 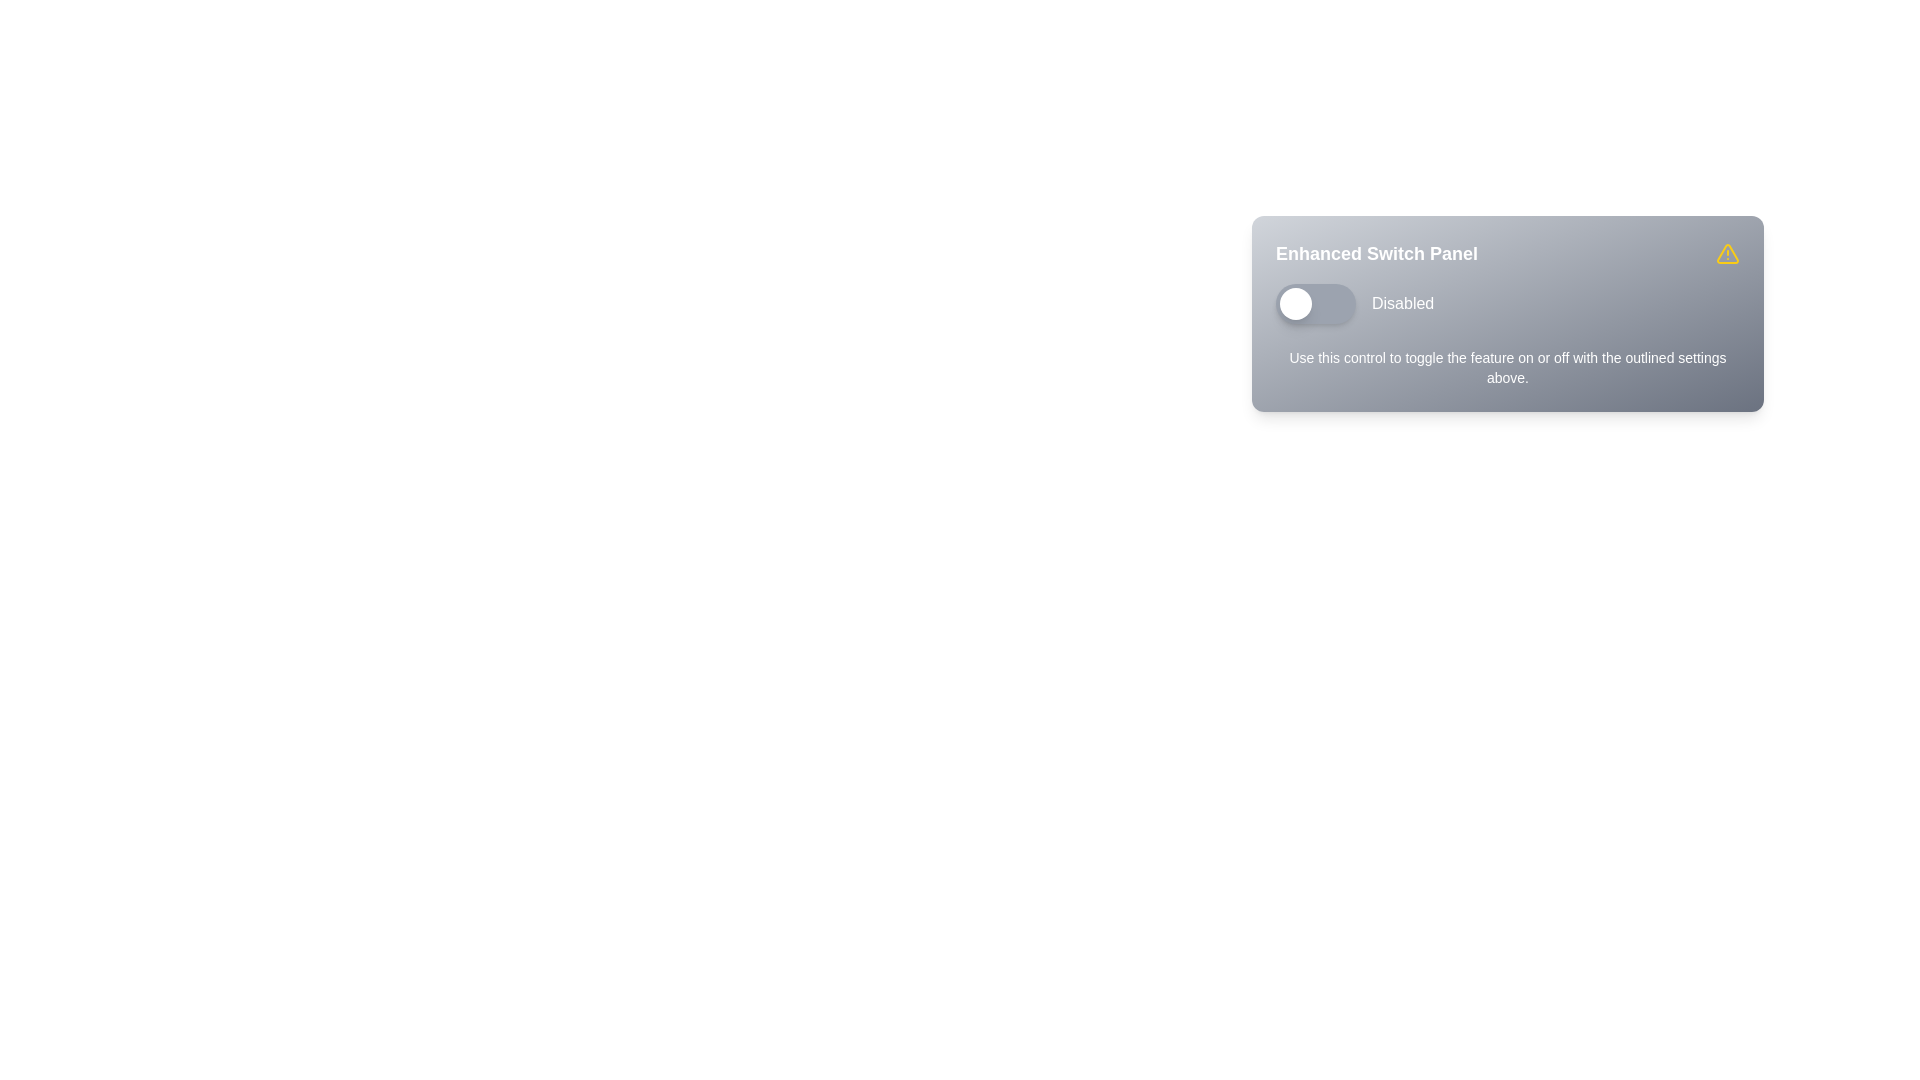 I want to click on the 'Disabled' text label which is styled with a white font on a gray background, located within the 'Enhanced Switch Panel' to the right of the toggle switch, so click(x=1402, y=304).